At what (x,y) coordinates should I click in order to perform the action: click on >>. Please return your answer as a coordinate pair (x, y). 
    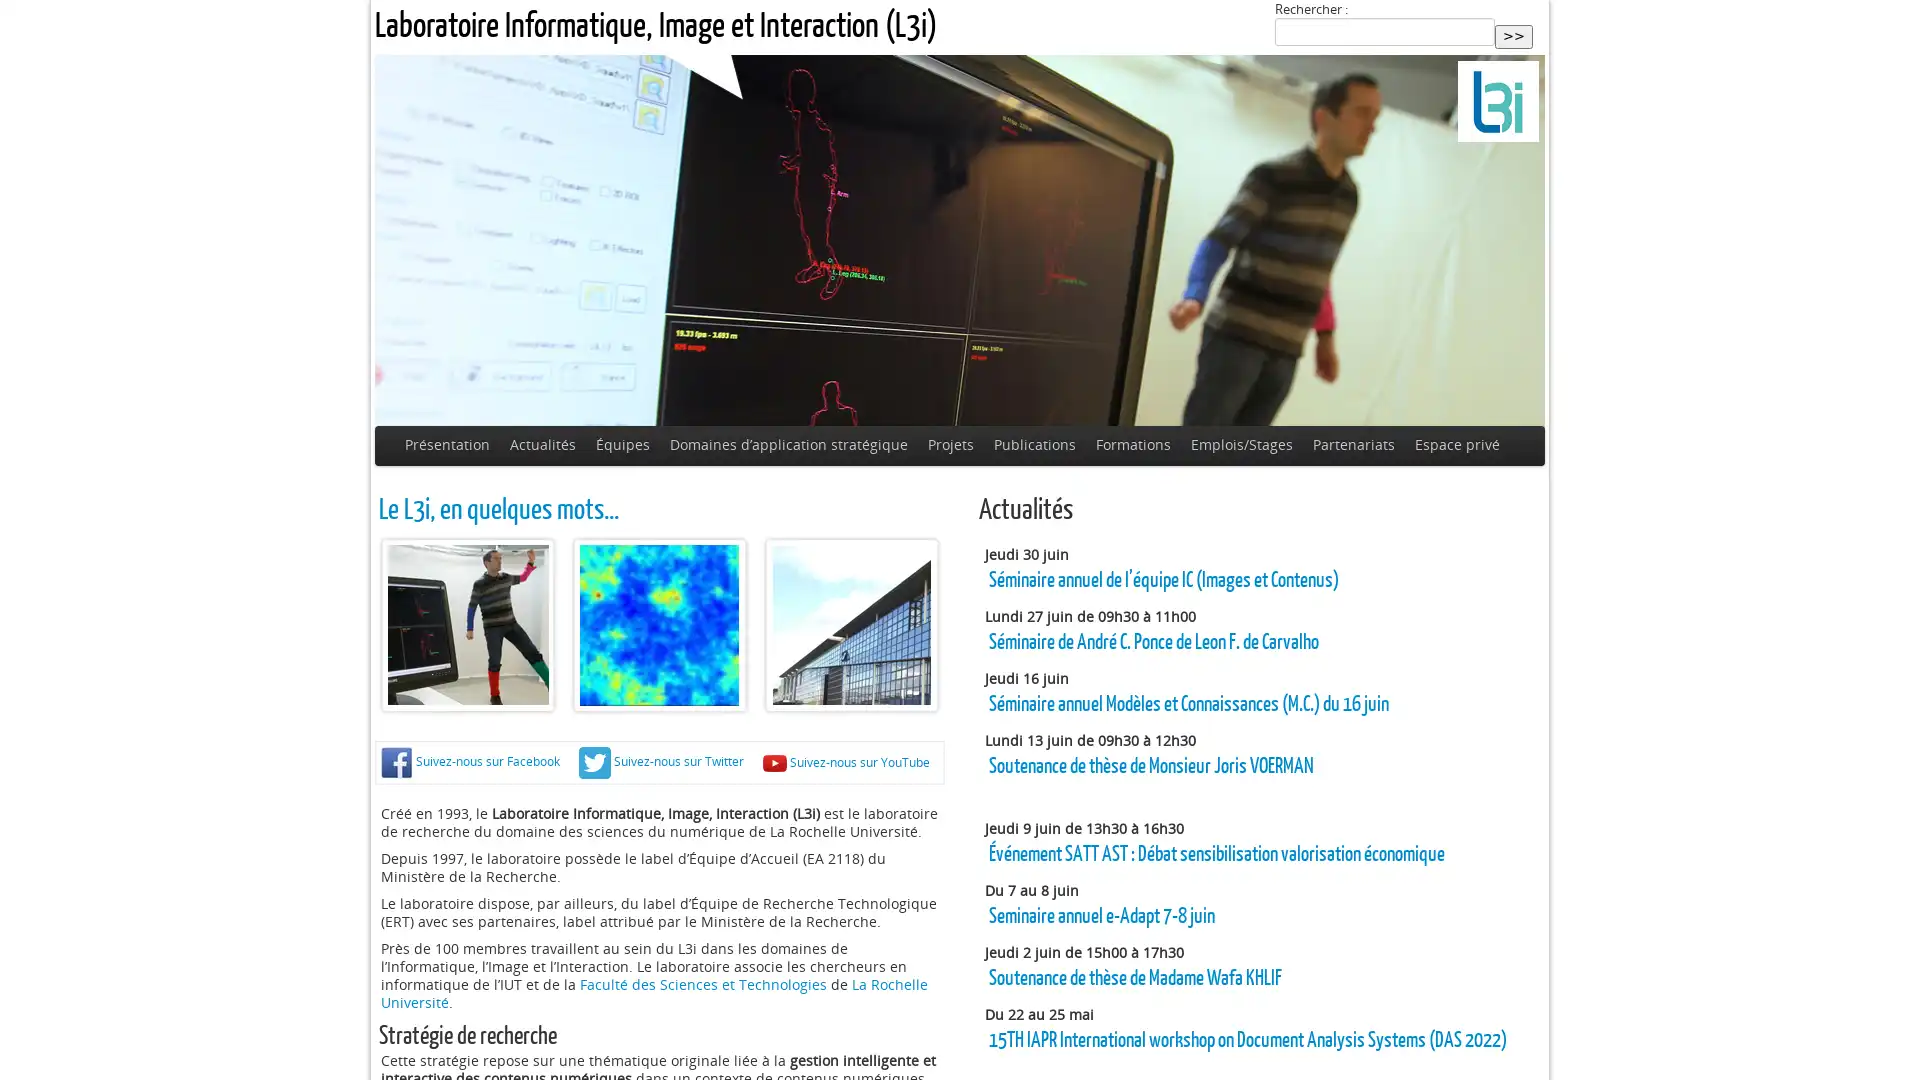
    Looking at the image, I should click on (1513, 35).